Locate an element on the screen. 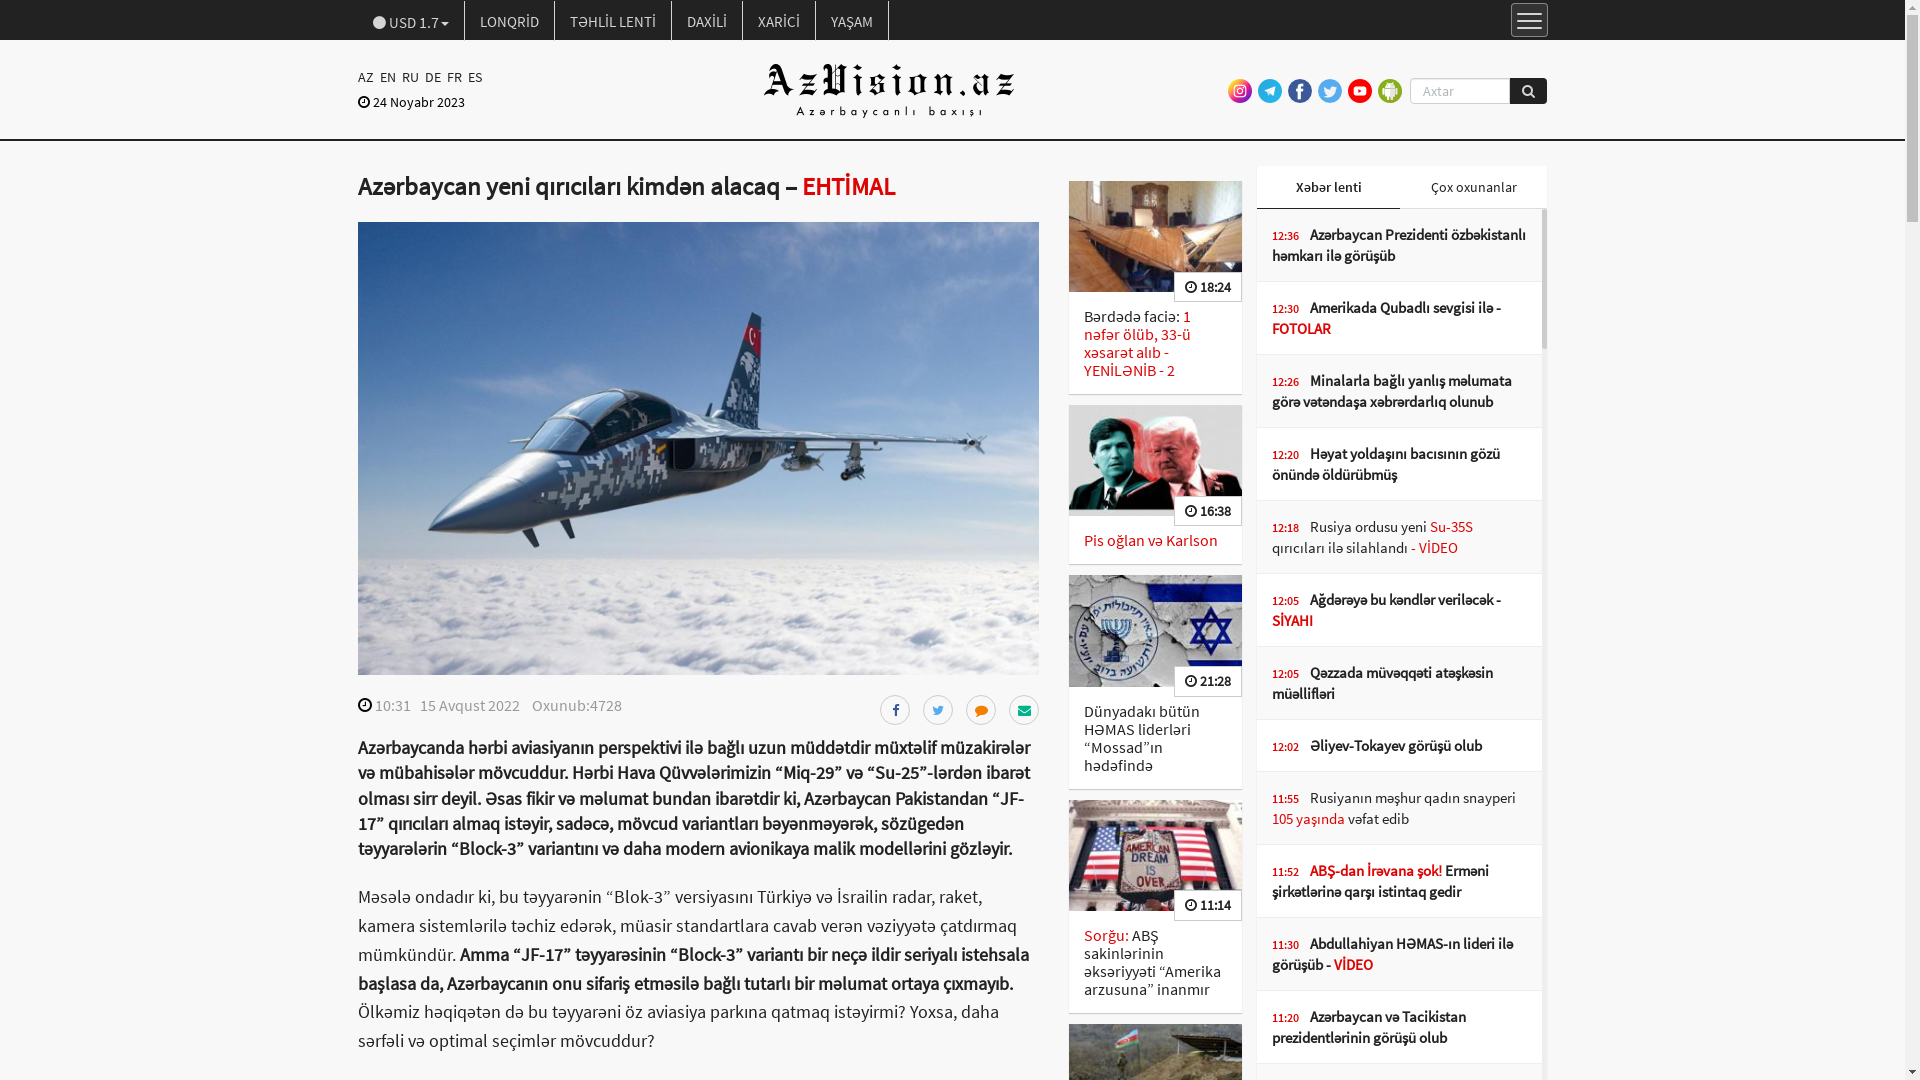  'RU' is located at coordinates (408, 76).